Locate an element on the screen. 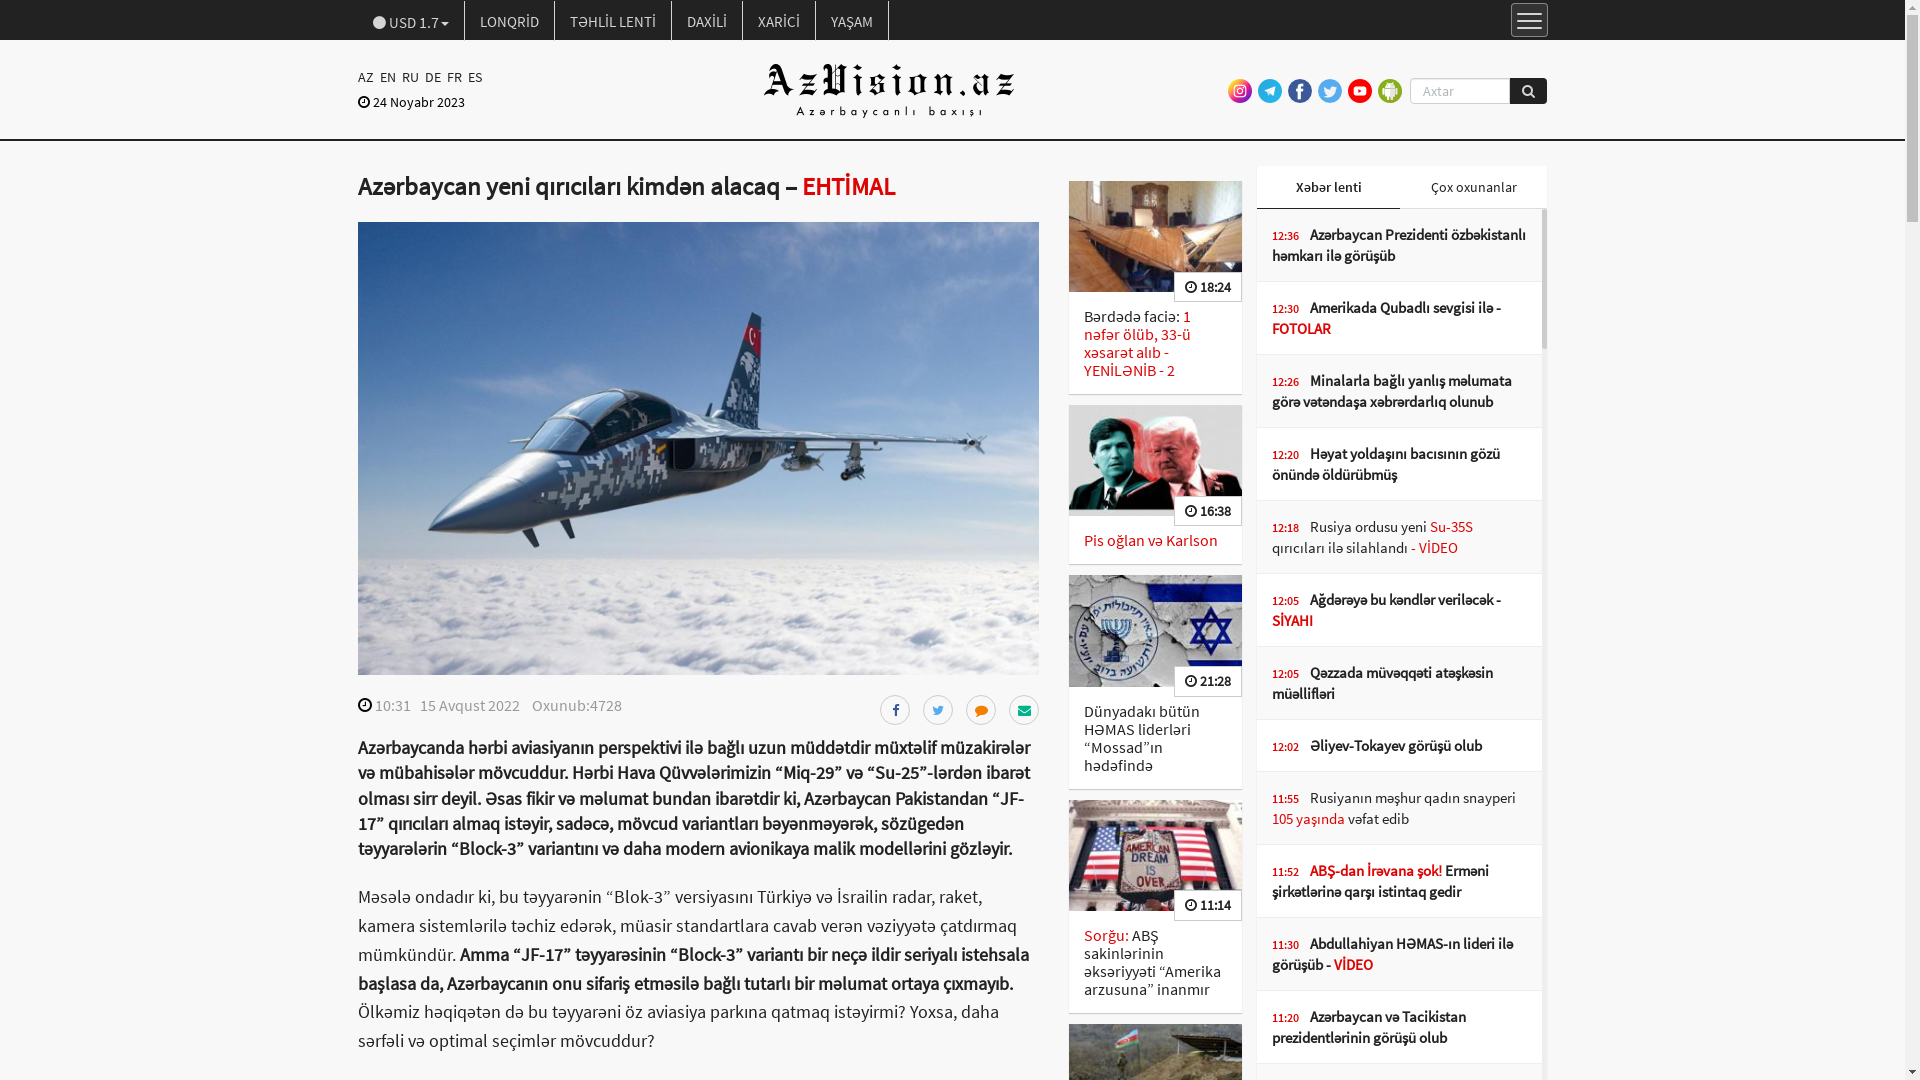  'RU' is located at coordinates (408, 76).